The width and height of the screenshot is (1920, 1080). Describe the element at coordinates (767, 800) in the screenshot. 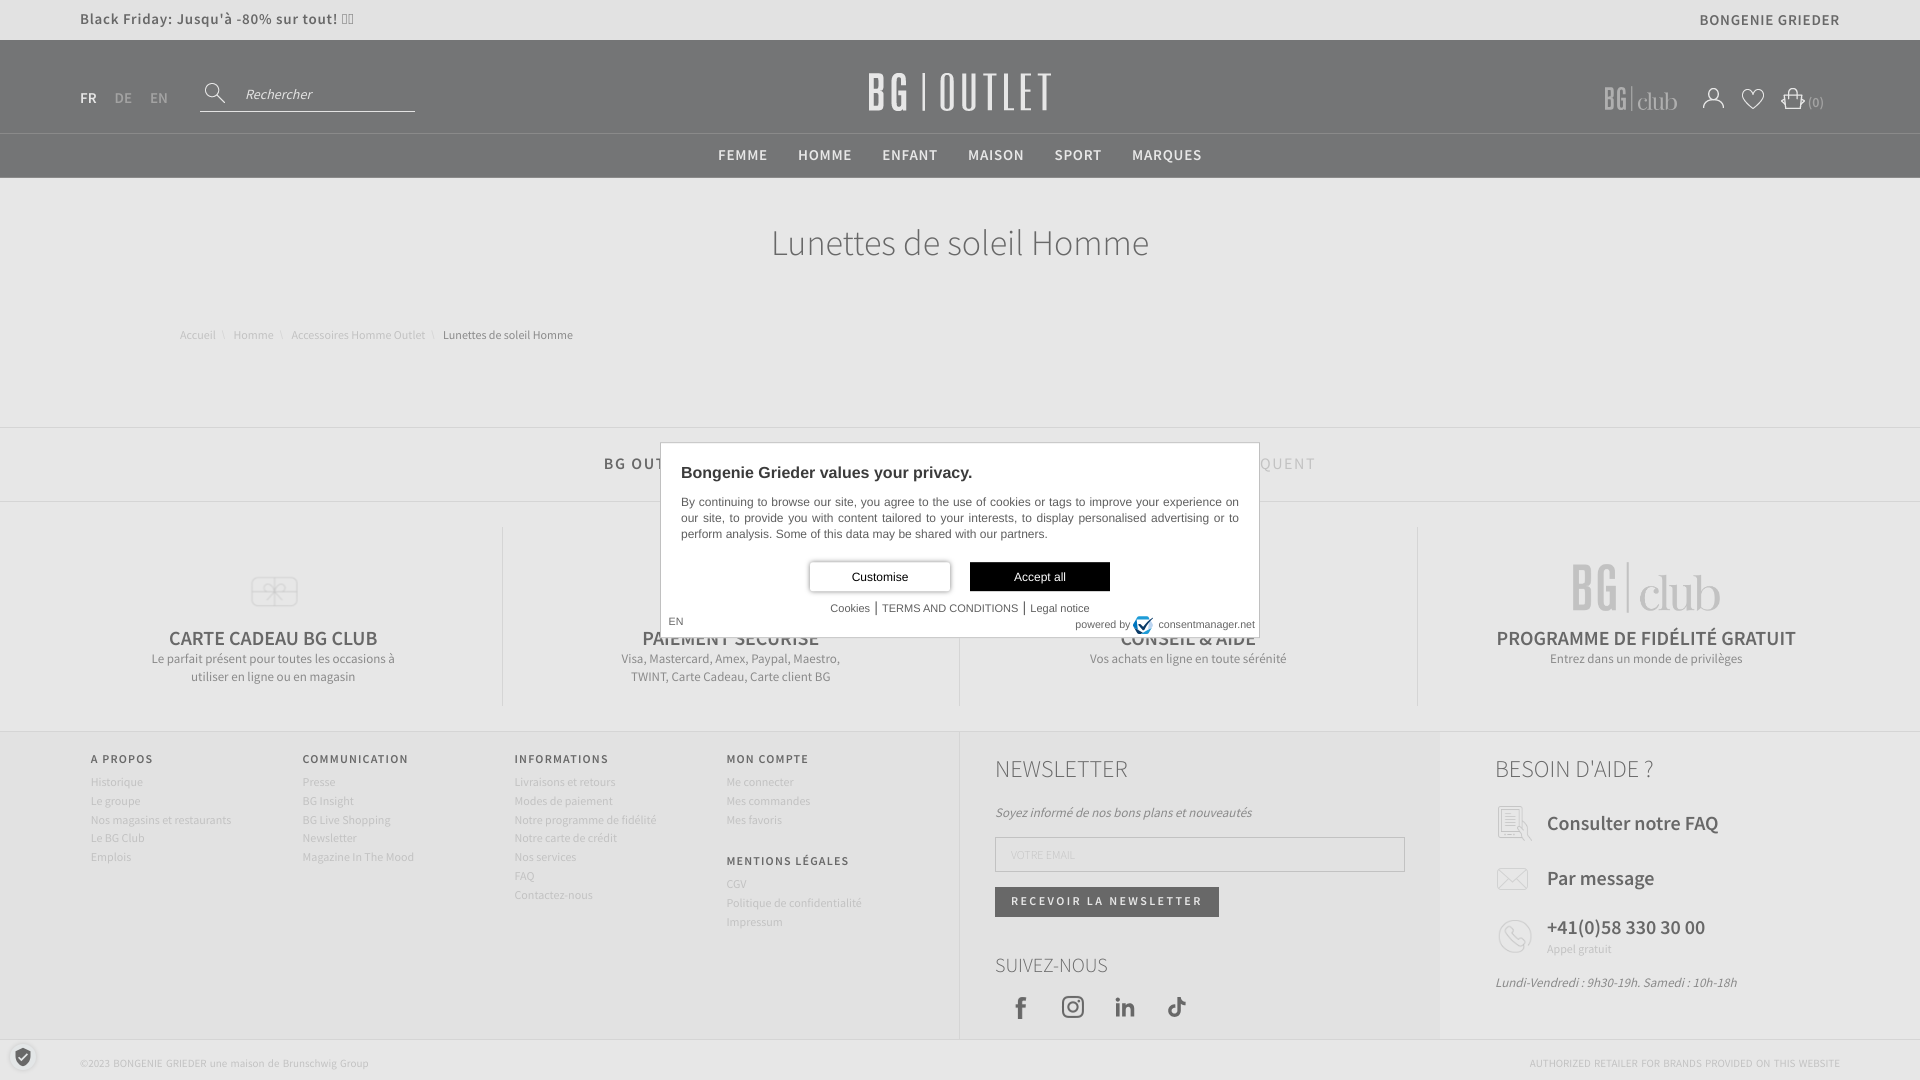

I see `'Mes commandes'` at that location.